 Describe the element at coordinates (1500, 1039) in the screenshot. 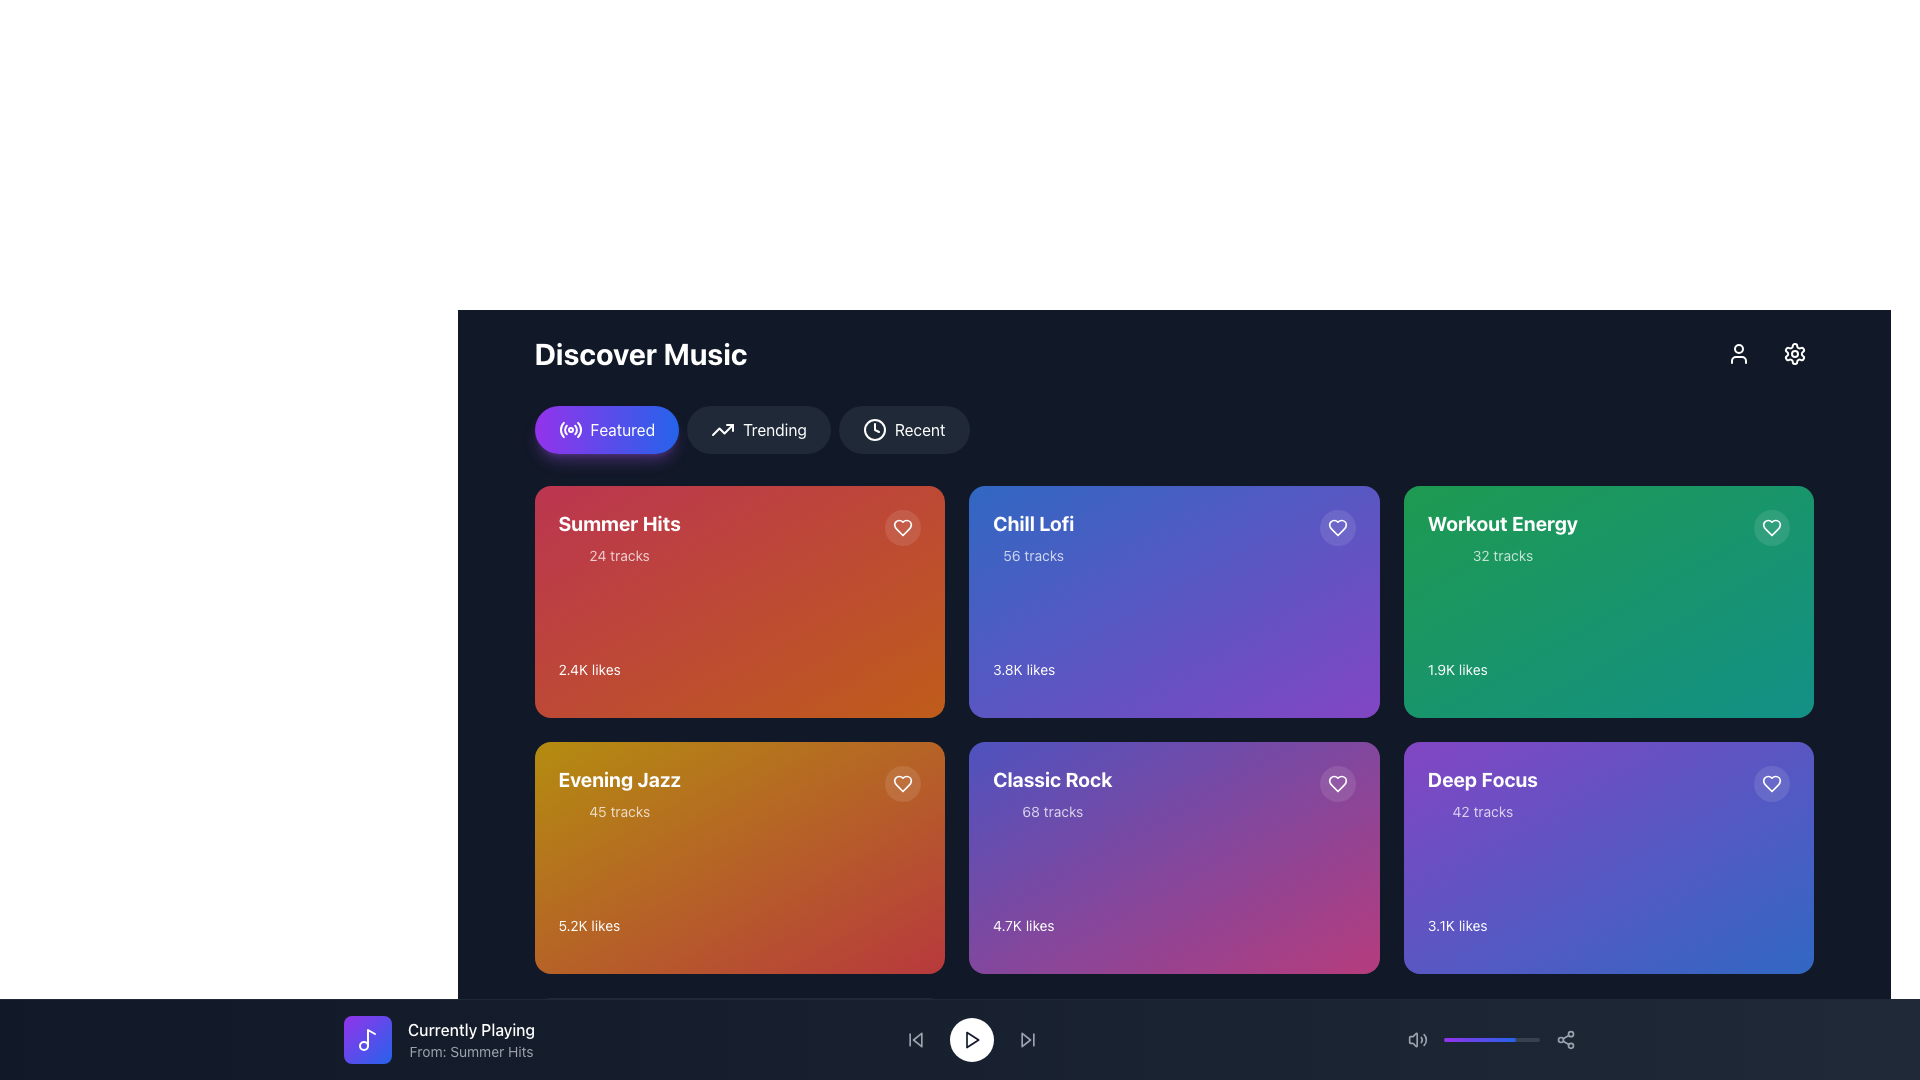

I see `volume level` at that location.